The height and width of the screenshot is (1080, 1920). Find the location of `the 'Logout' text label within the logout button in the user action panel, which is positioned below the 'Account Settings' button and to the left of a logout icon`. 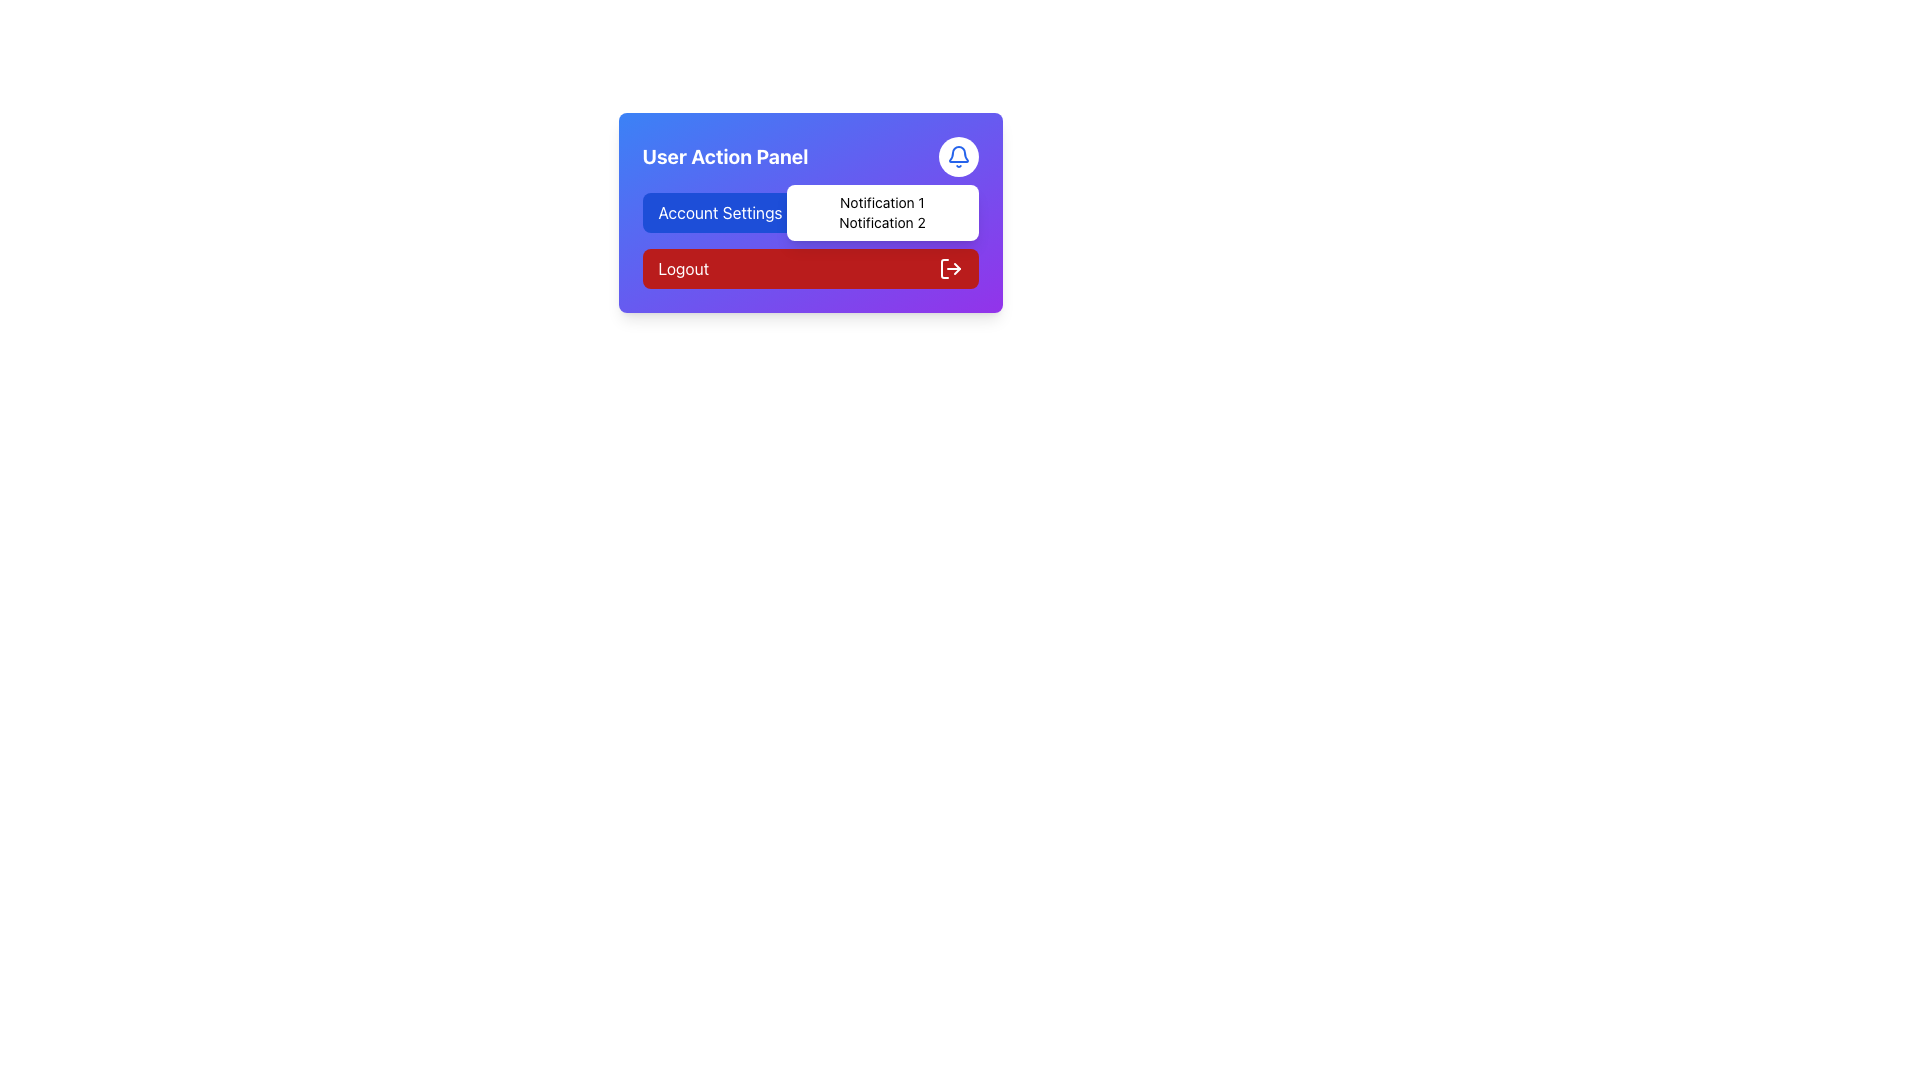

the 'Logout' text label within the logout button in the user action panel, which is positioned below the 'Account Settings' button and to the left of a logout icon is located at coordinates (683, 268).